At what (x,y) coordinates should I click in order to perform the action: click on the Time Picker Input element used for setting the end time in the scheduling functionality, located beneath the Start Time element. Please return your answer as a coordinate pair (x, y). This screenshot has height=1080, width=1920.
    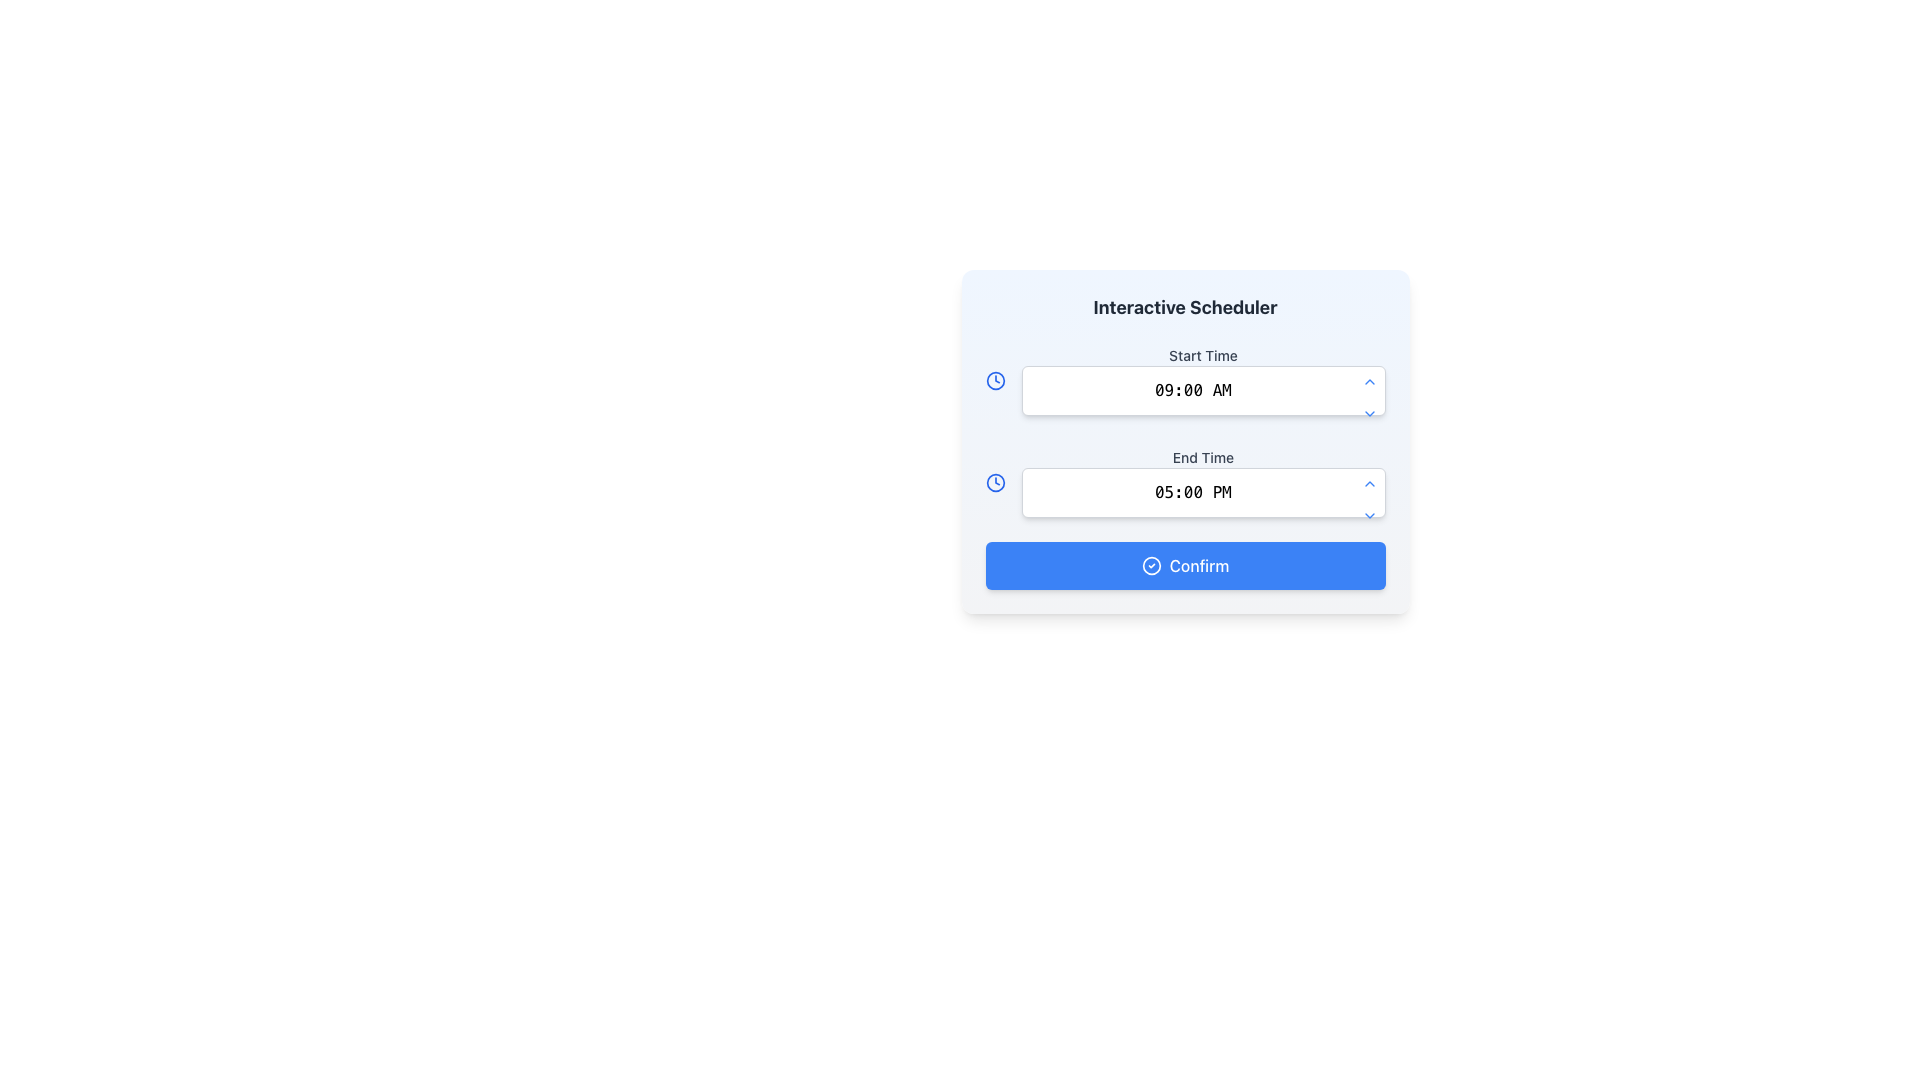
    Looking at the image, I should click on (1202, 493).